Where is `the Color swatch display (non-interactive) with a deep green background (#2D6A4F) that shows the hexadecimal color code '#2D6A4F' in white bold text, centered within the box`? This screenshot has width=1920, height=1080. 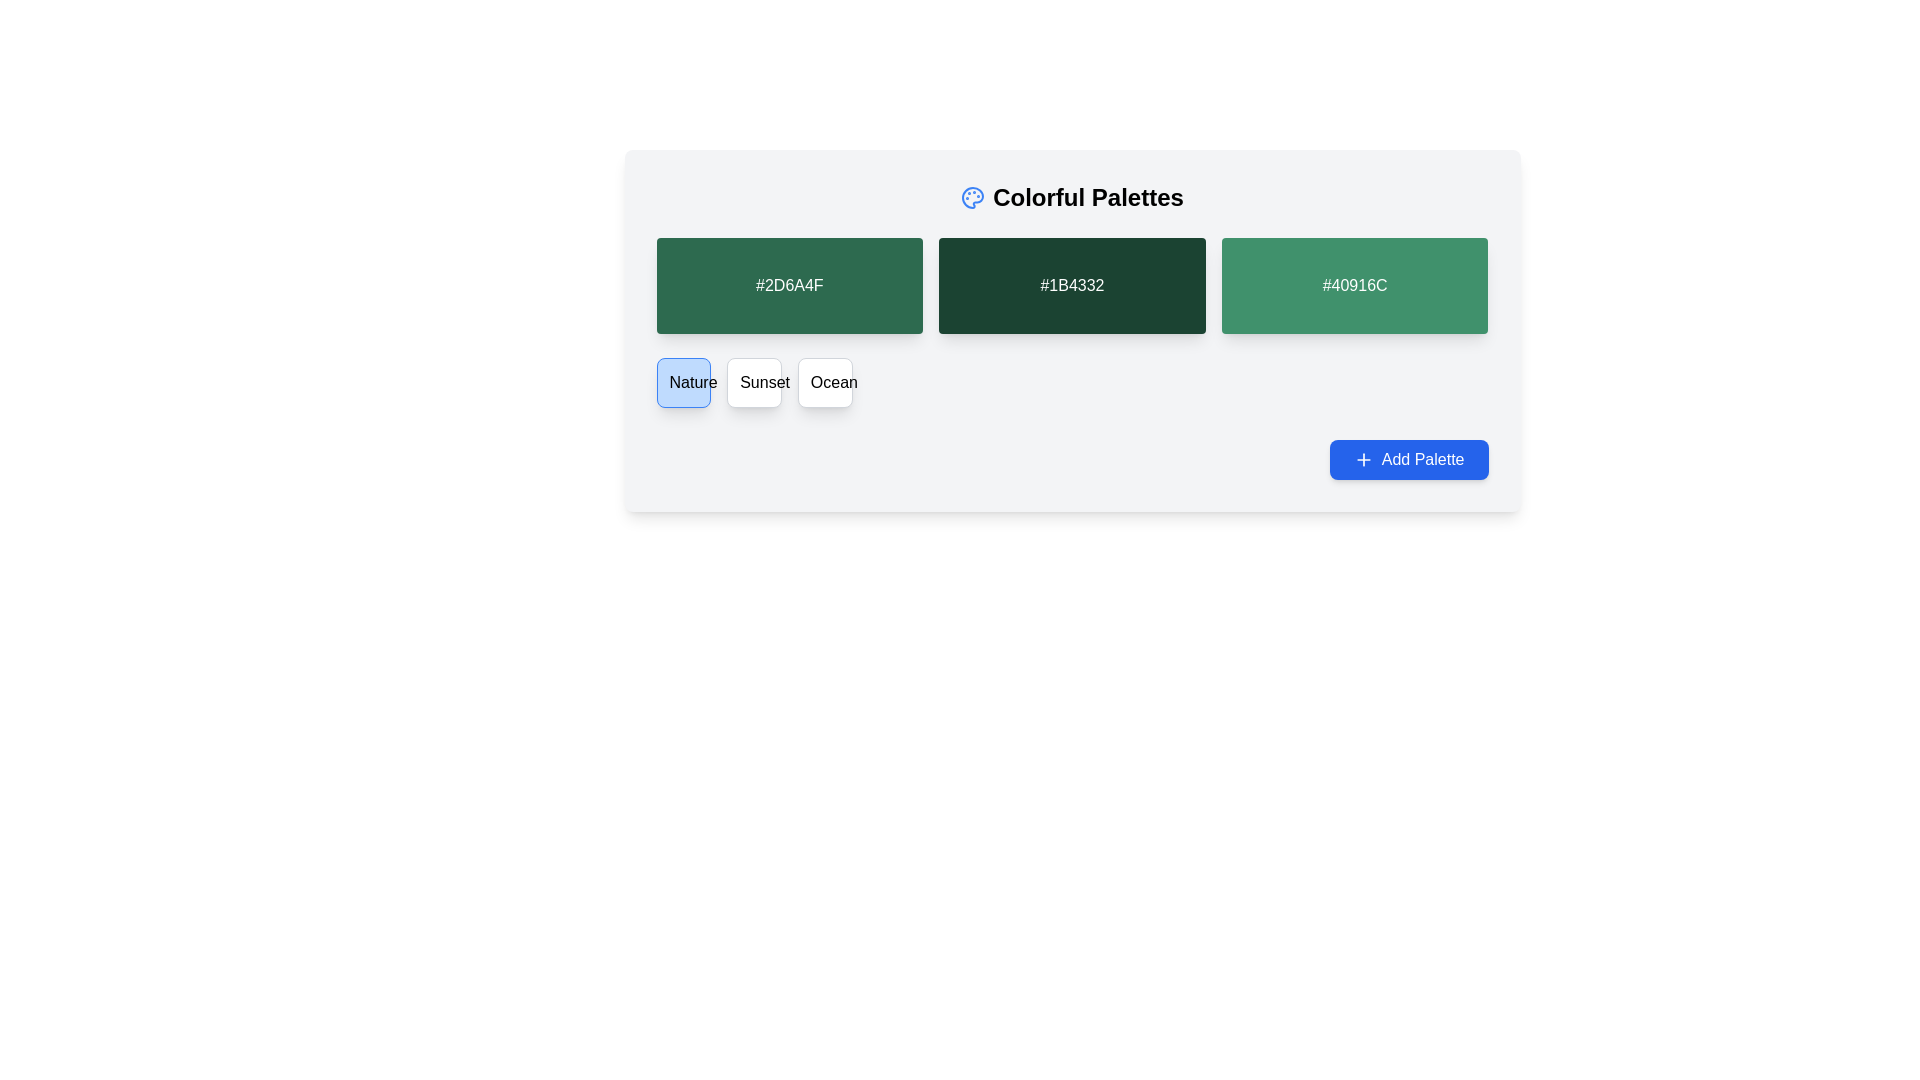
the Color swatch display (non-interactive) with a deep green background (#2D6A4F) that shows the hexadecimal color code '#2D6A4F' in white bold text, centered within the box is located at coordinates (788, 285).